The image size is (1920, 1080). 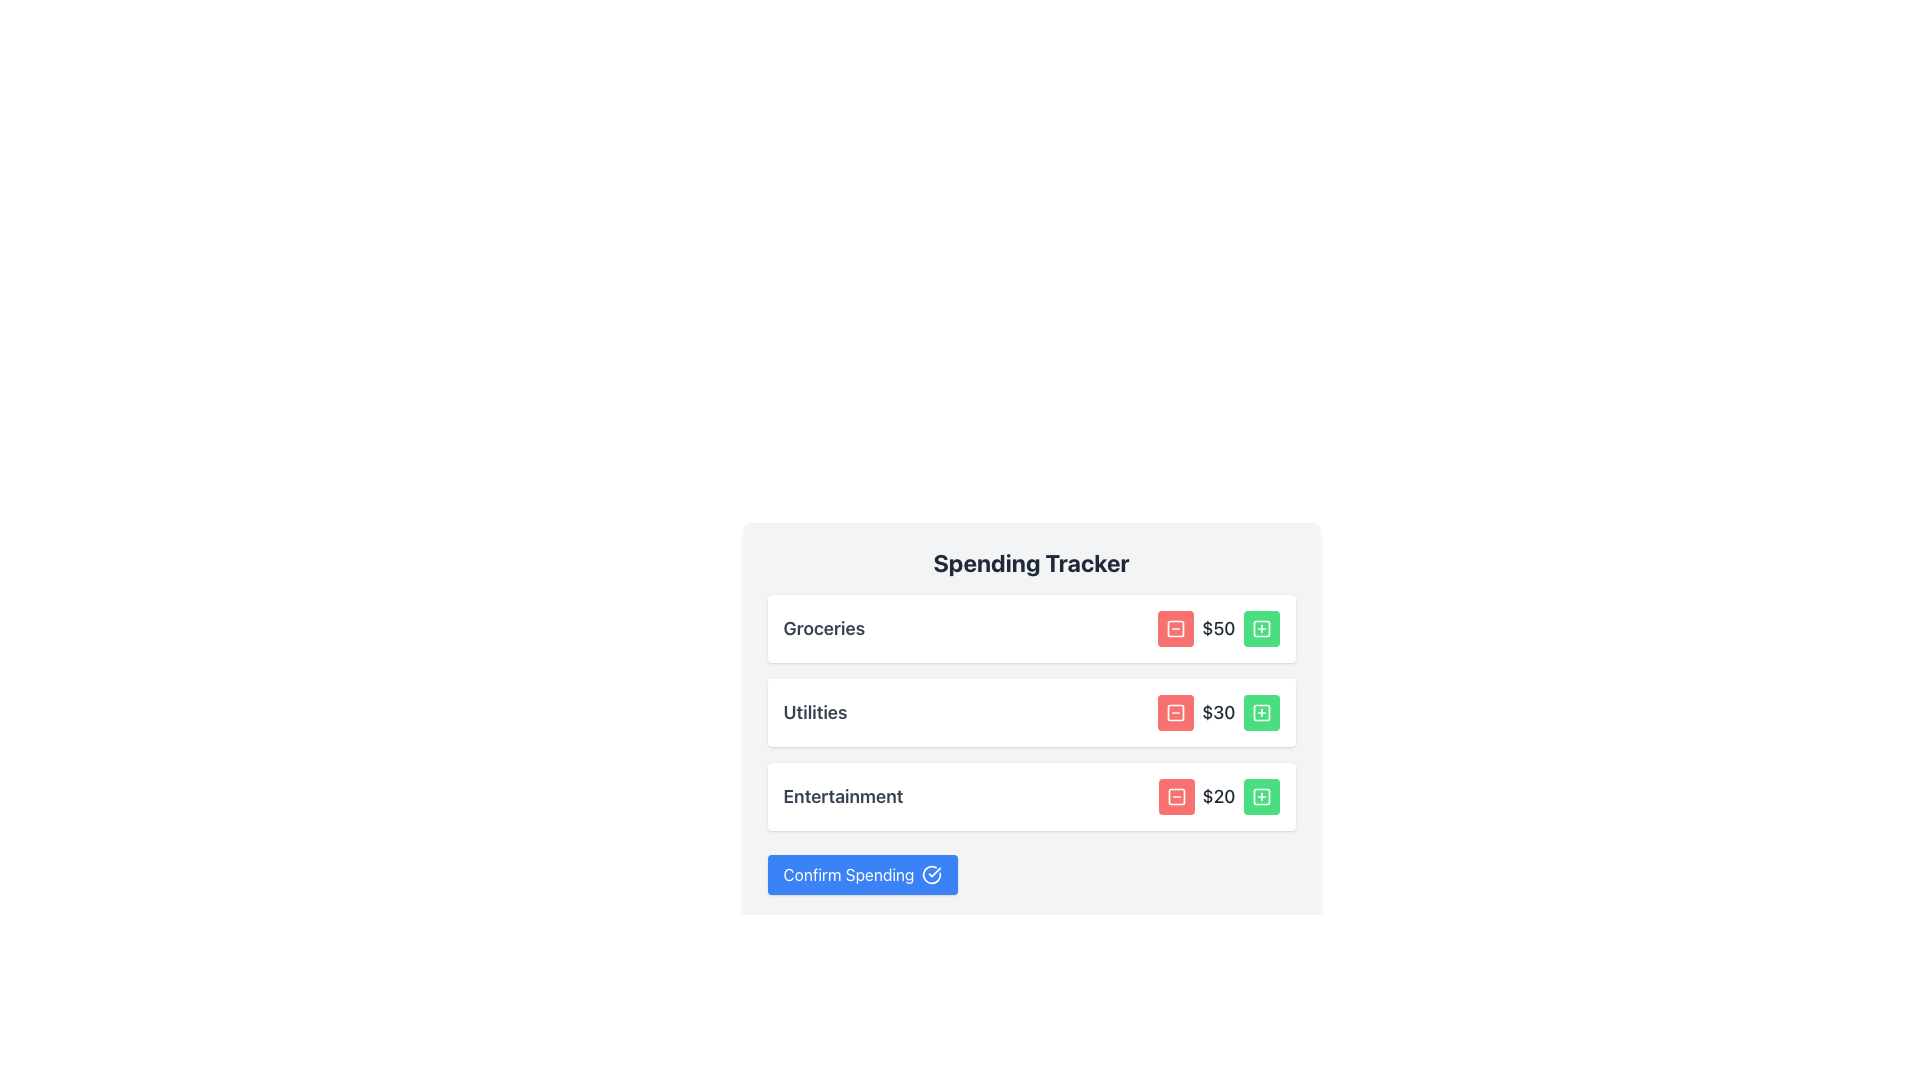 What do you see at coordinates (1176, 796) in the screenshot?
I see `the small square red button located near the right side of the 'Entertainment' entry in the list` at bounding box center [1176, 796].